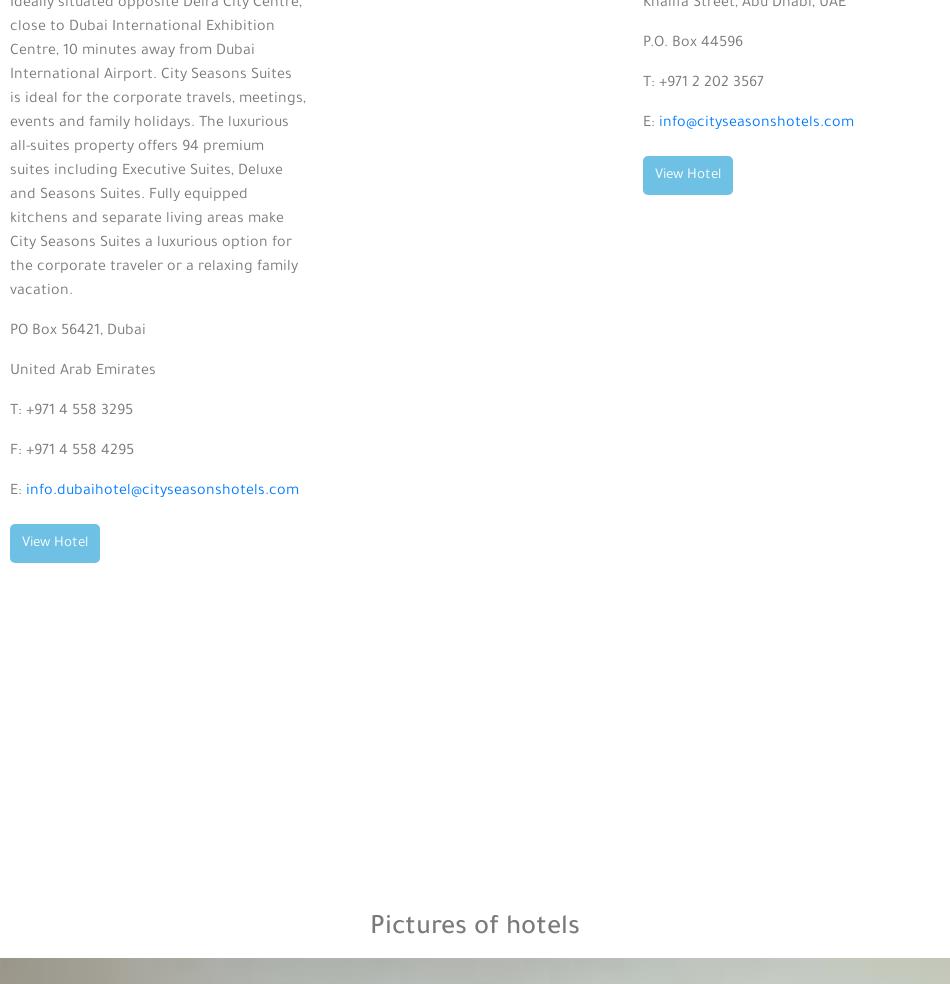  Describe the element at coordinates (703, 83) in the screenshot. I see `'T: +971 2 202 3567'` at that location.